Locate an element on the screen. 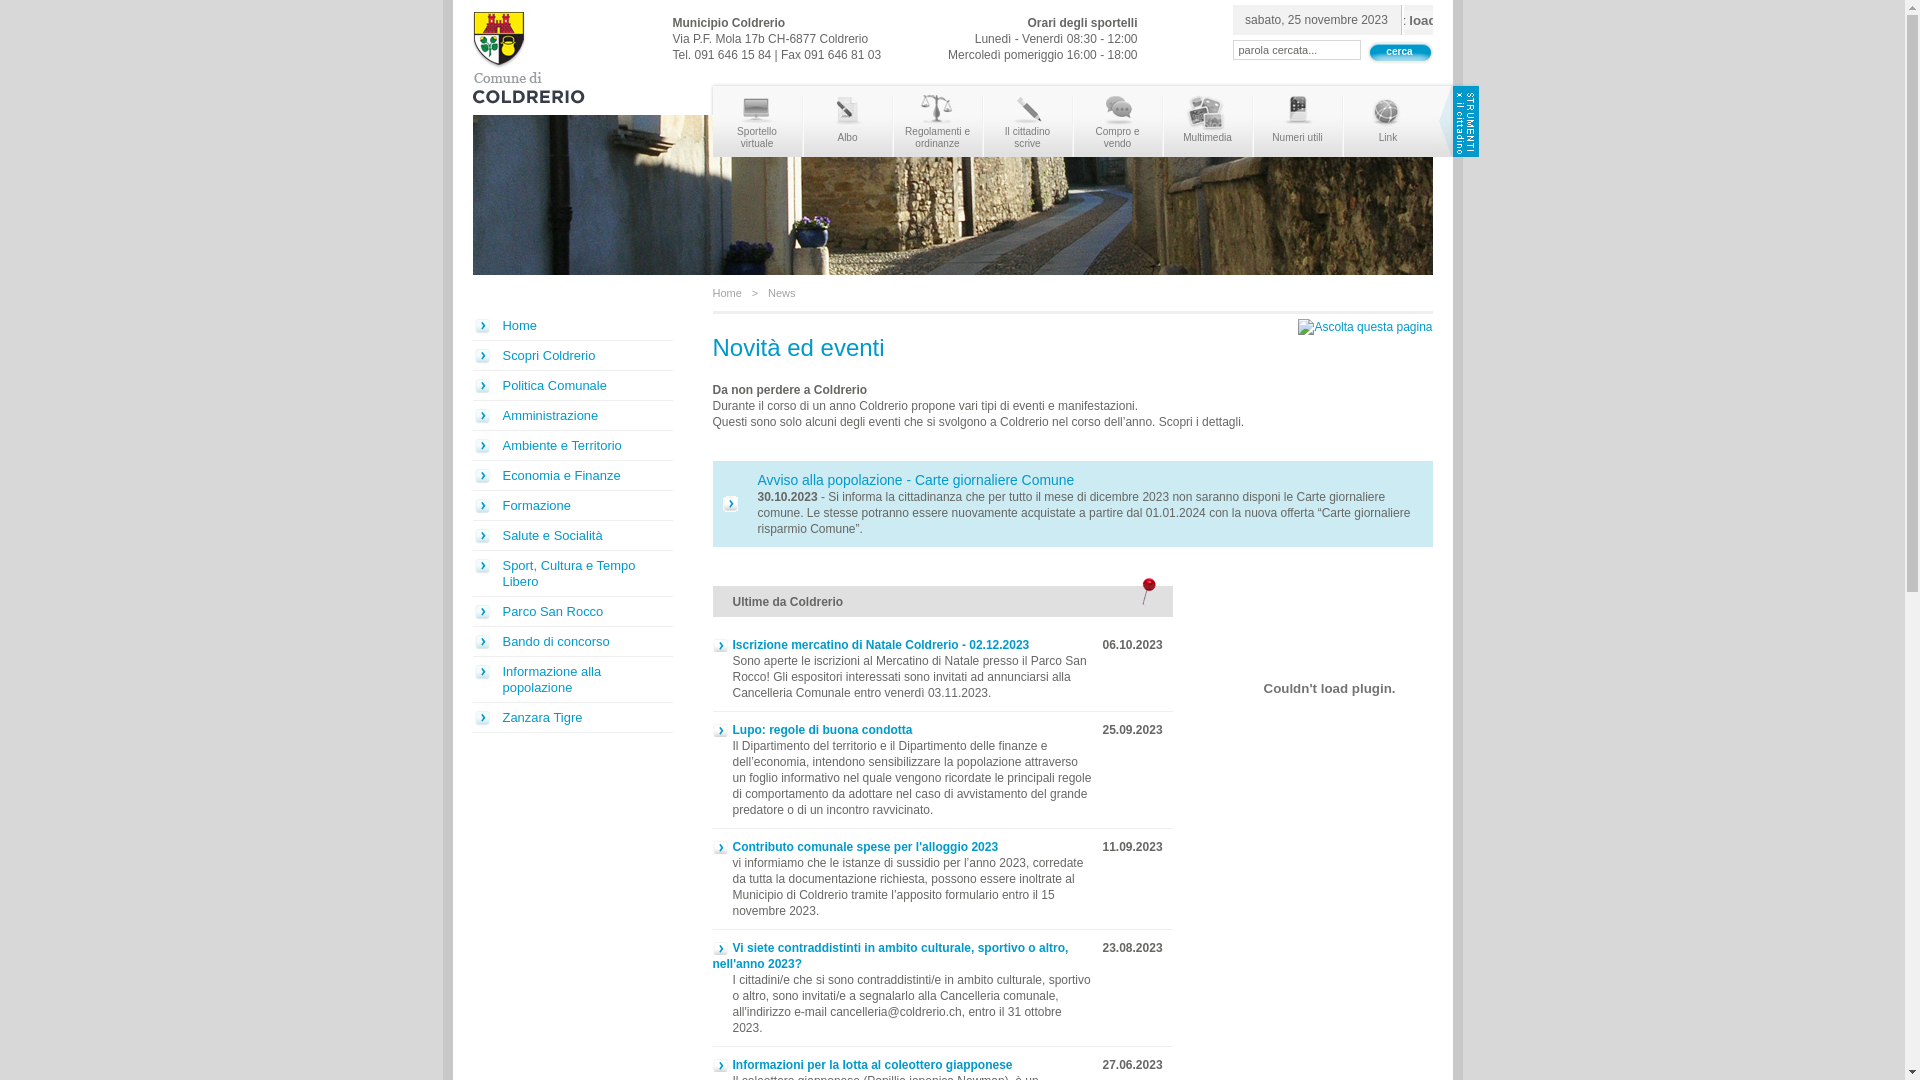  'Parco San Rocco' is located at coordinates (570, 611).